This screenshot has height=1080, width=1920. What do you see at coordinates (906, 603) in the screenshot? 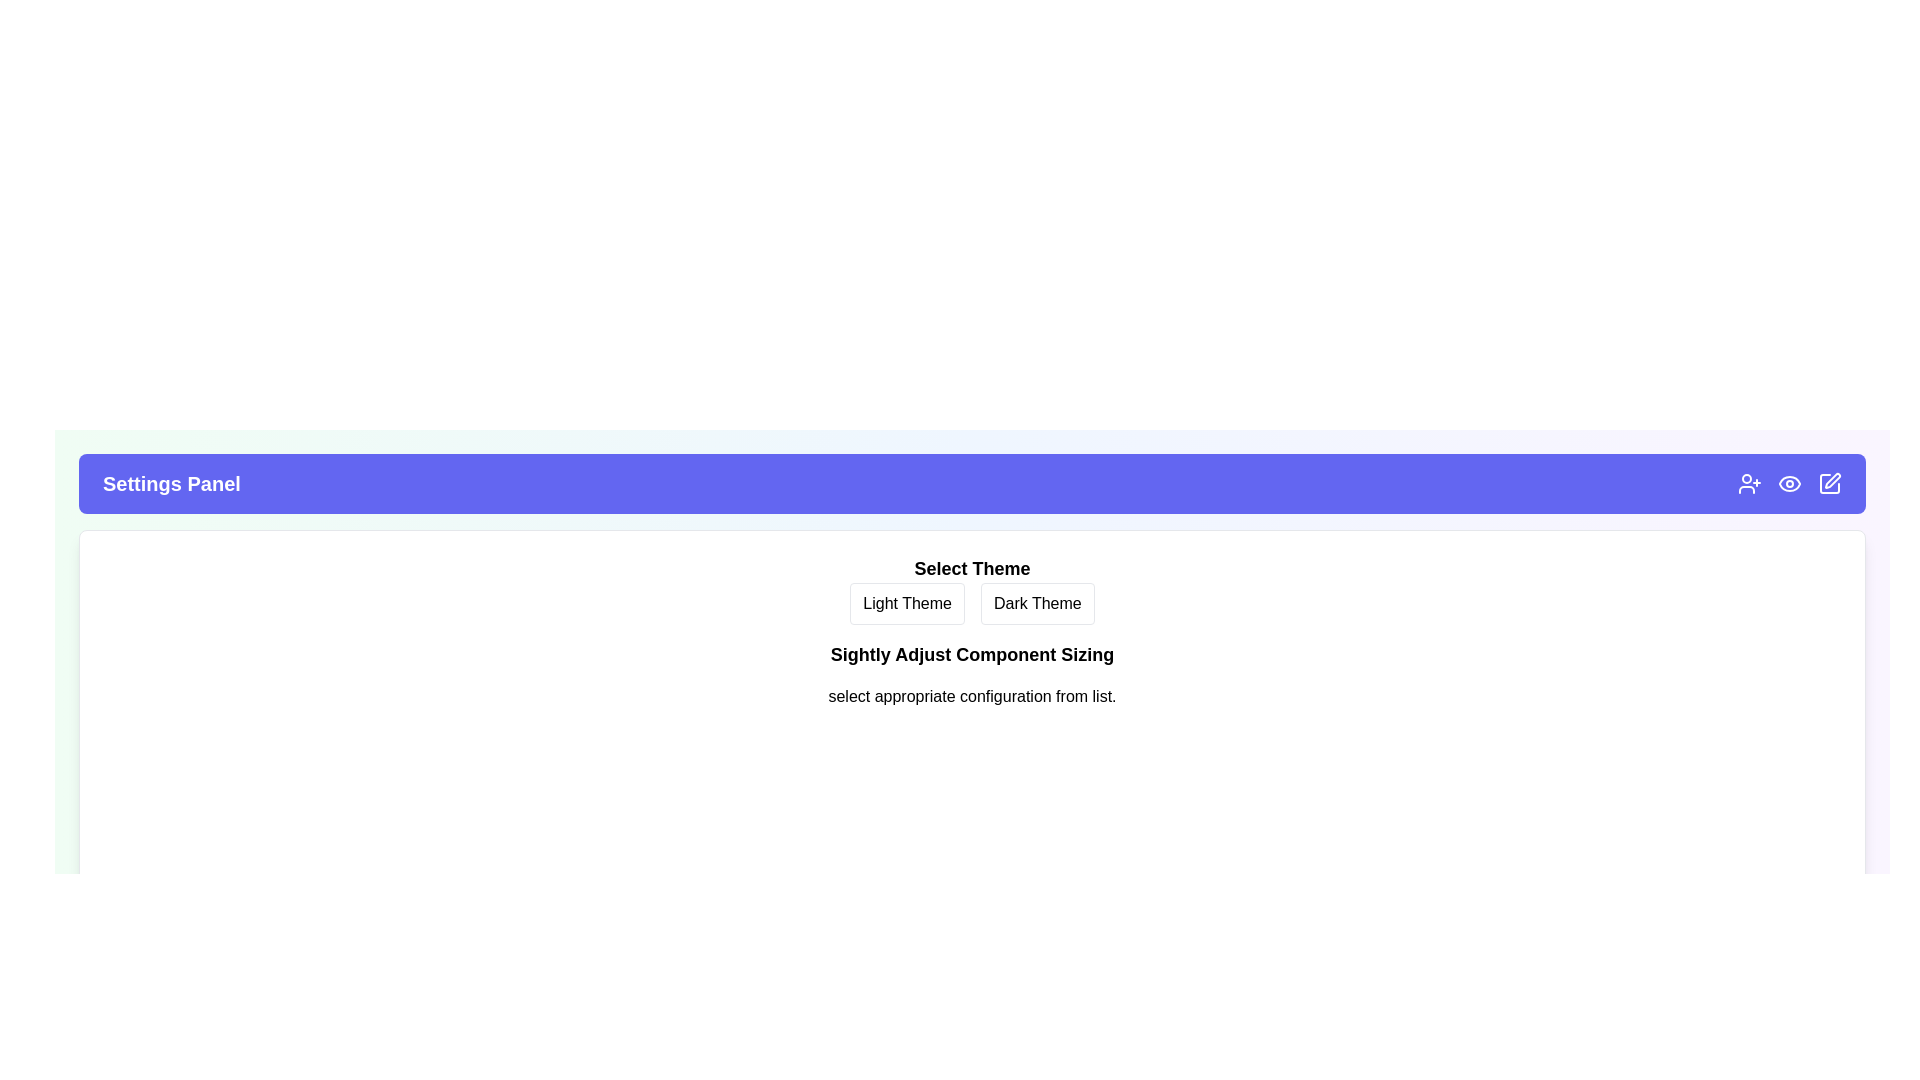
I see `the first button in the group below the 'Select Theme' label` at bounding box center [906, 603].